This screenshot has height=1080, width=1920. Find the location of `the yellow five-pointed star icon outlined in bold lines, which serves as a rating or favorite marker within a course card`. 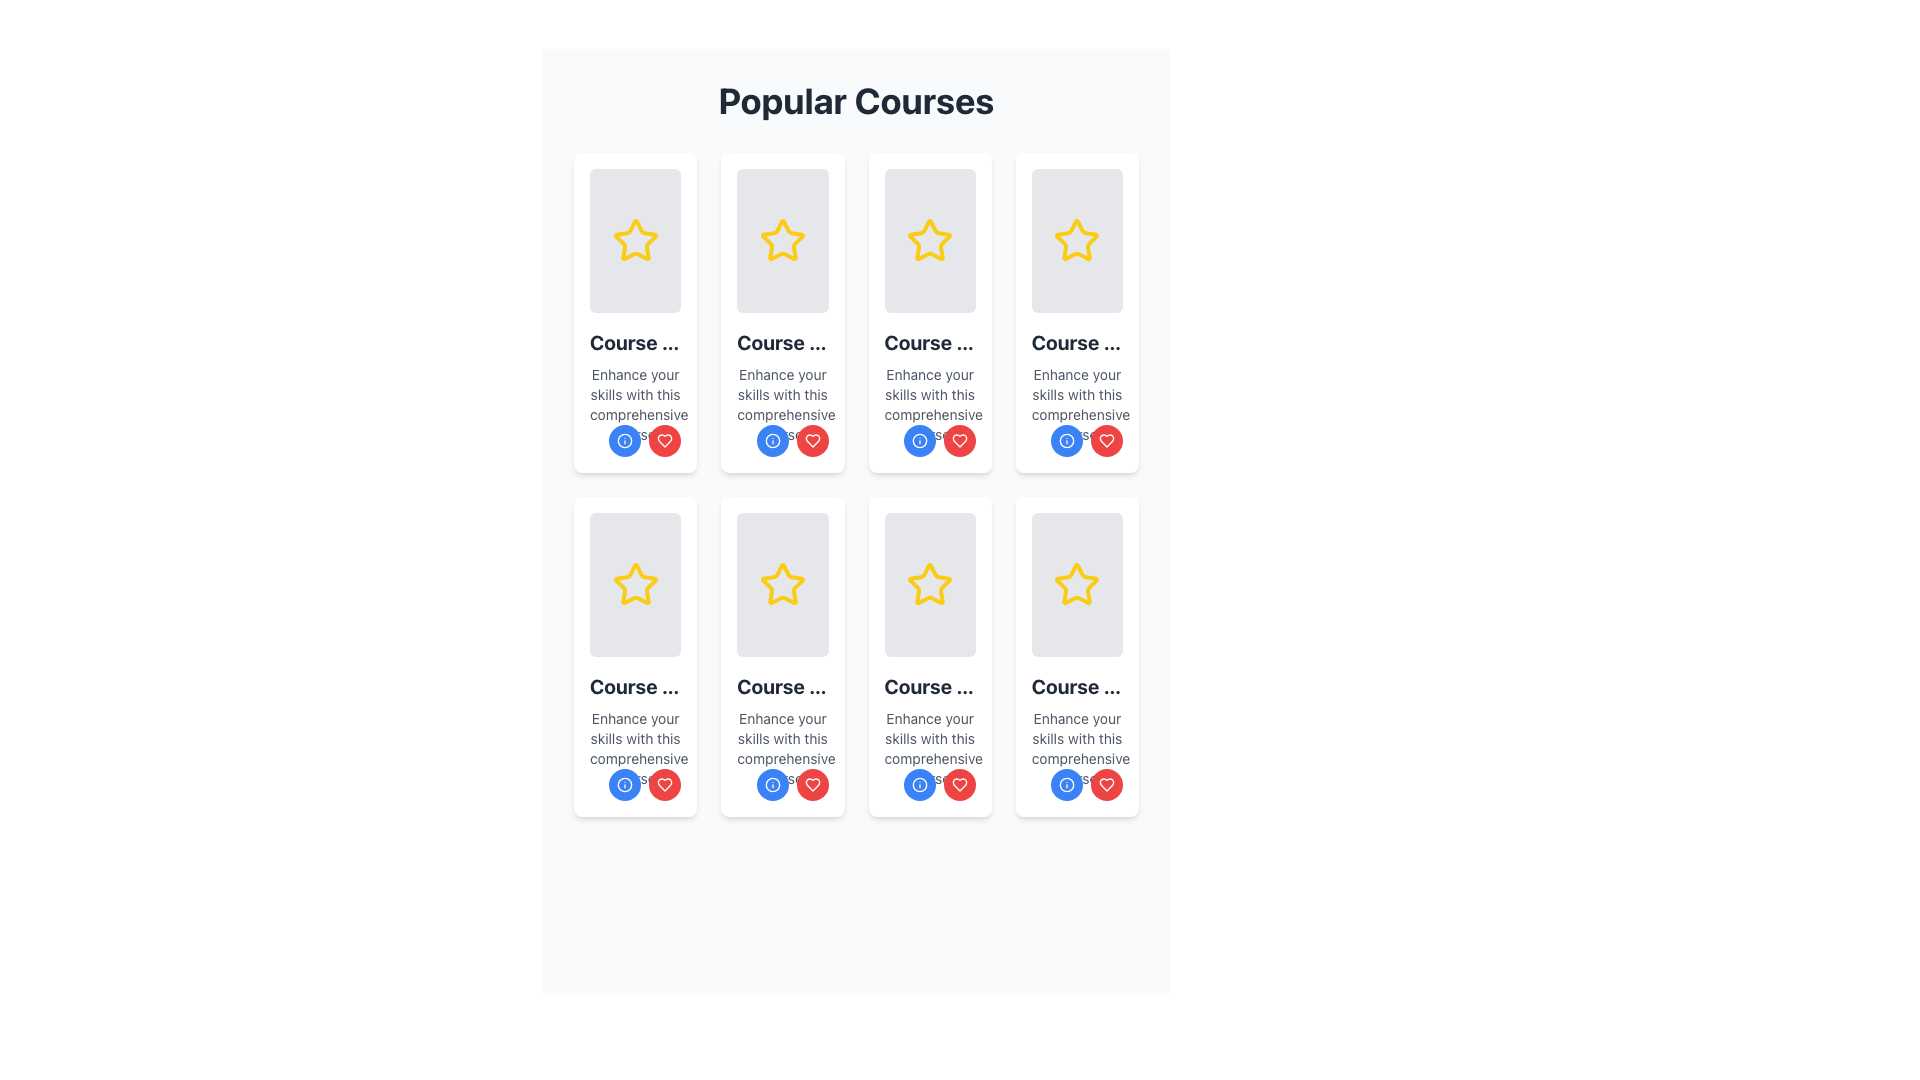

the yellow five-pointed star icon outlined in bold lines, which serves as a rating or favorite marker within a course card is located at coordinates (781, 584).